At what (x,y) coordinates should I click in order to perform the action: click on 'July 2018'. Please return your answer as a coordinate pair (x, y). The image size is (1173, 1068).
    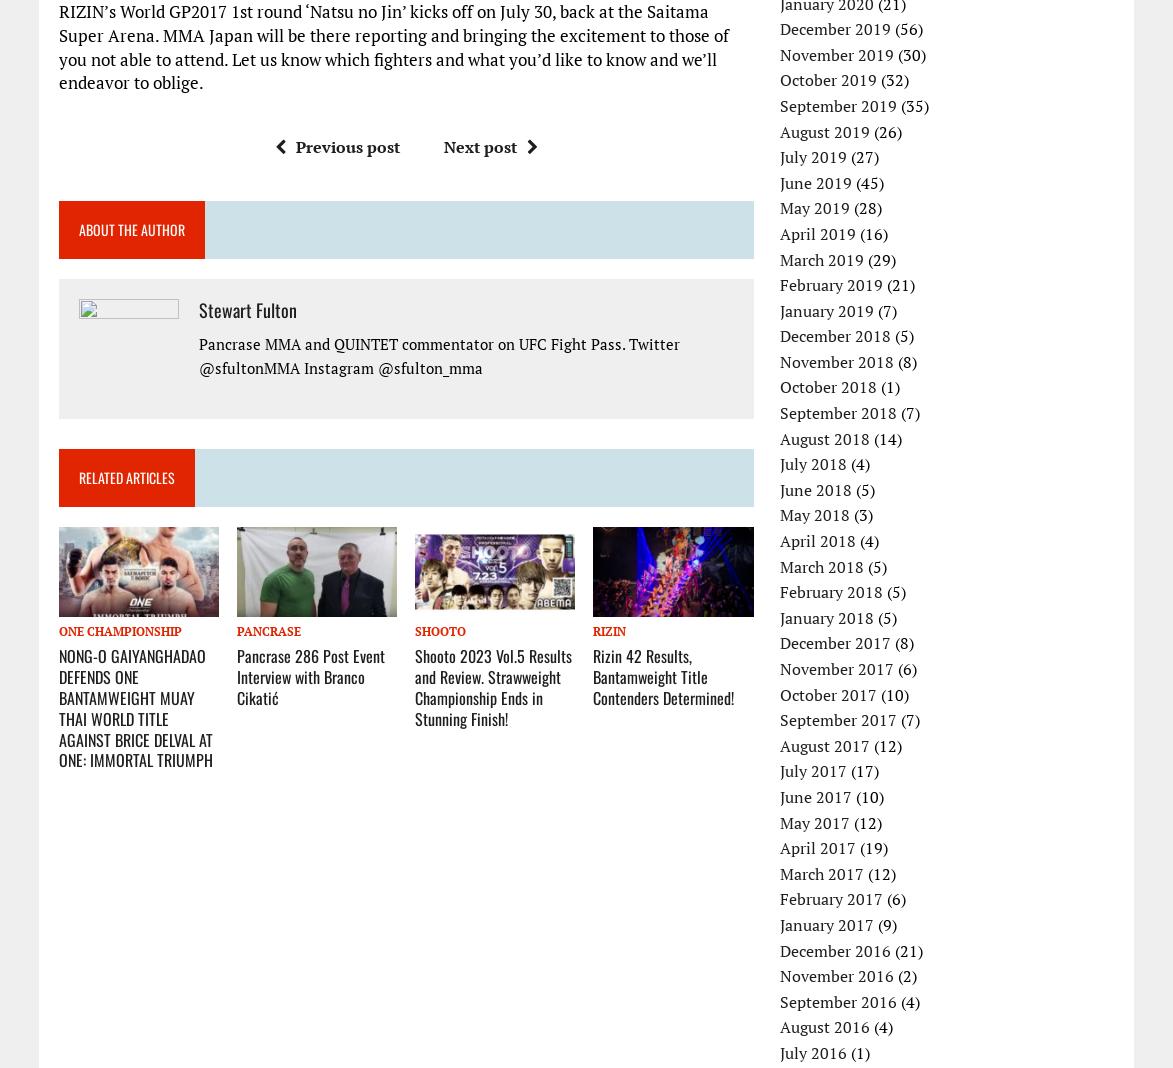
    Looking at the image, I should click on (813, 464).